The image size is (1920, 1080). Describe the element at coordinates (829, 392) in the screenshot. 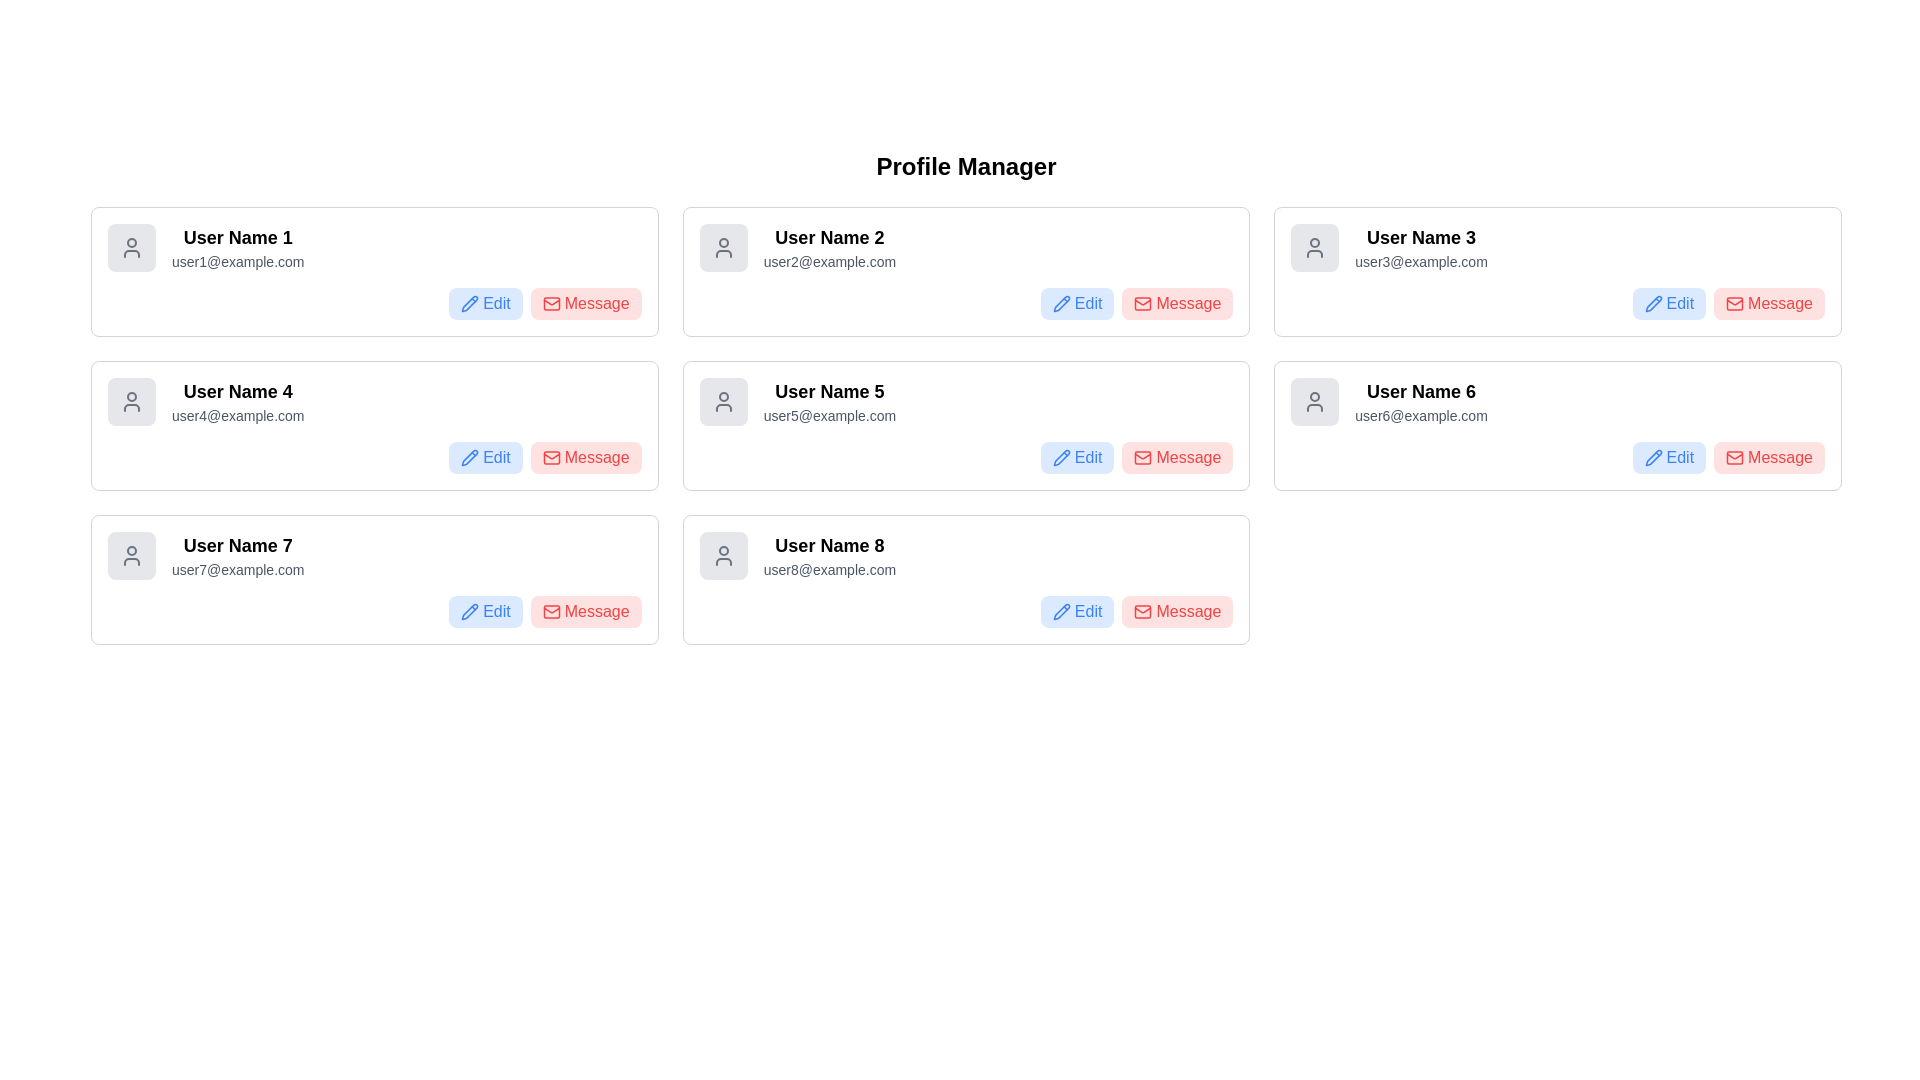

I see `the Text Label that serves as a title or identifier for the user, prominently displaying the user's name, located in the central user card above the email label 'user5@example.com'` at that location.